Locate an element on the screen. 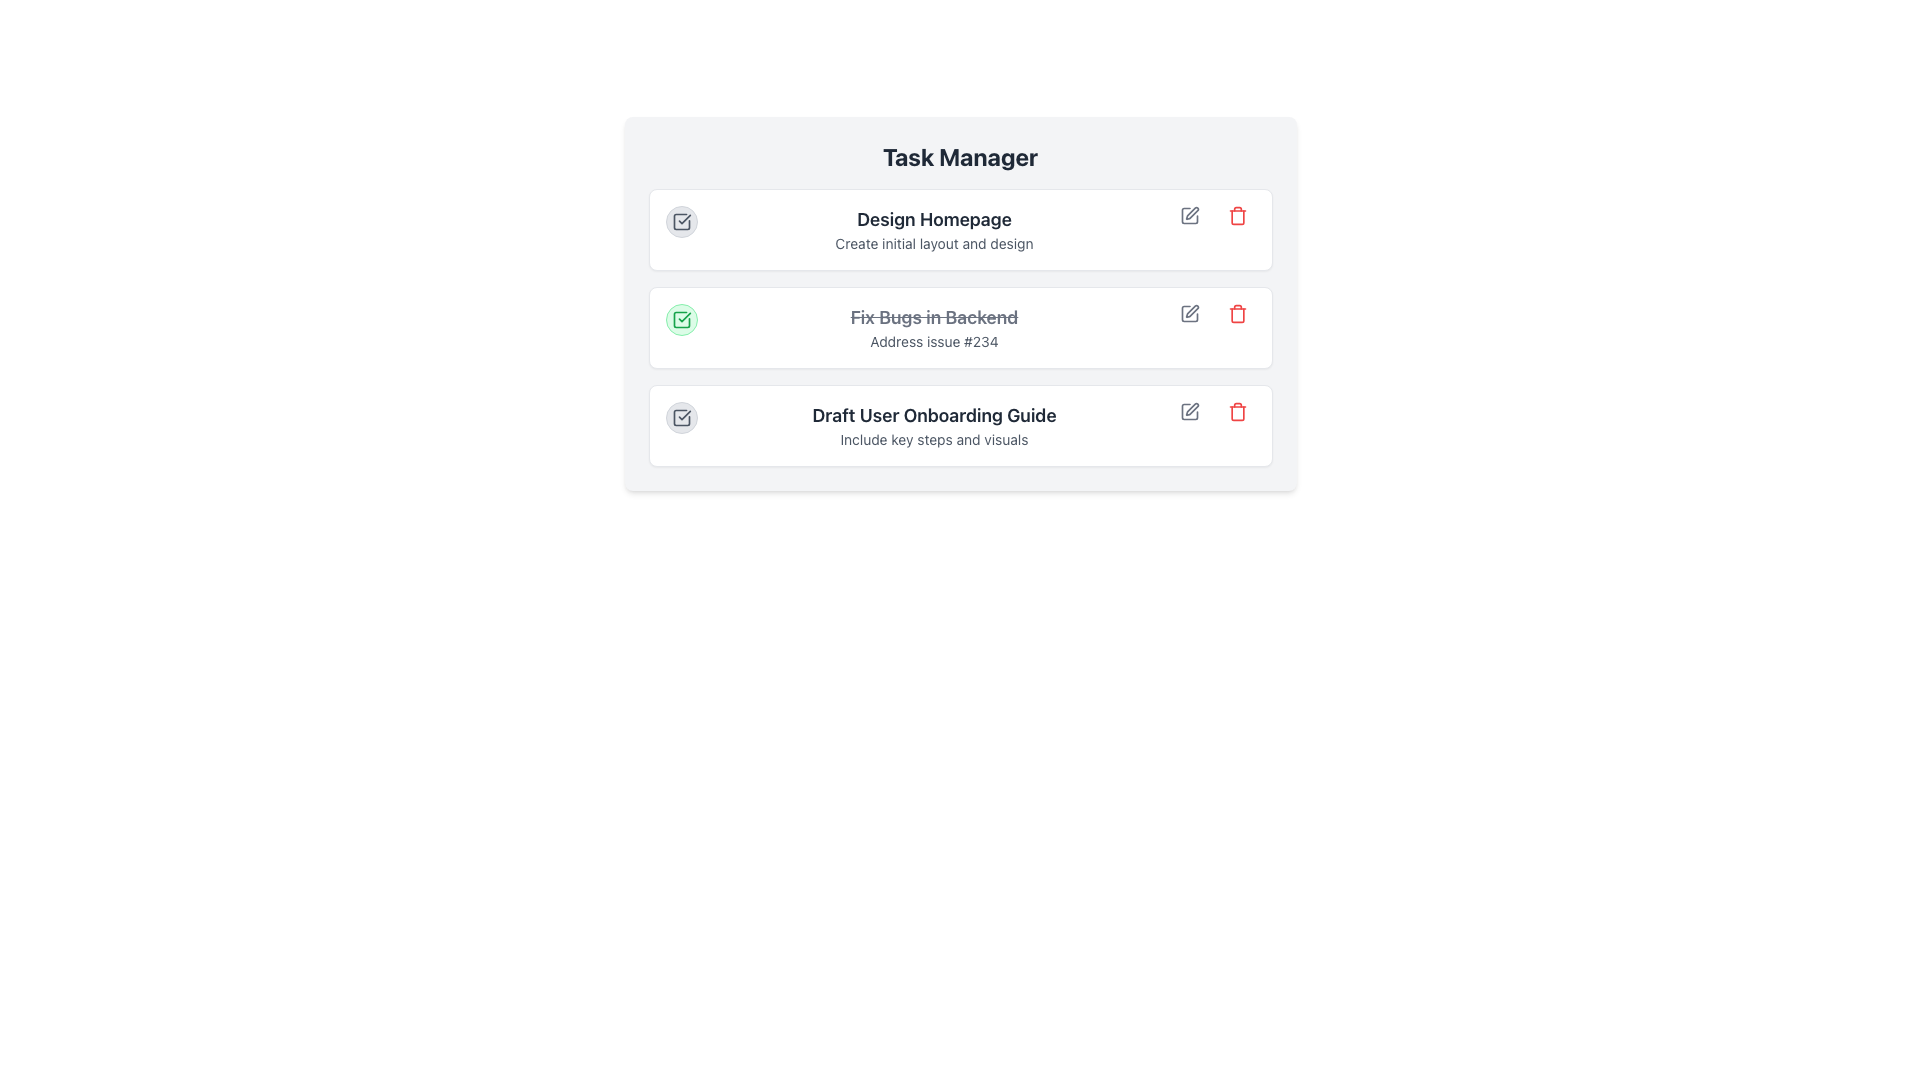 This screenshot has height=1080, width=1920. the checkbox on the second task card in the task manager to mark the task complete is located at coordinates (960, 326).